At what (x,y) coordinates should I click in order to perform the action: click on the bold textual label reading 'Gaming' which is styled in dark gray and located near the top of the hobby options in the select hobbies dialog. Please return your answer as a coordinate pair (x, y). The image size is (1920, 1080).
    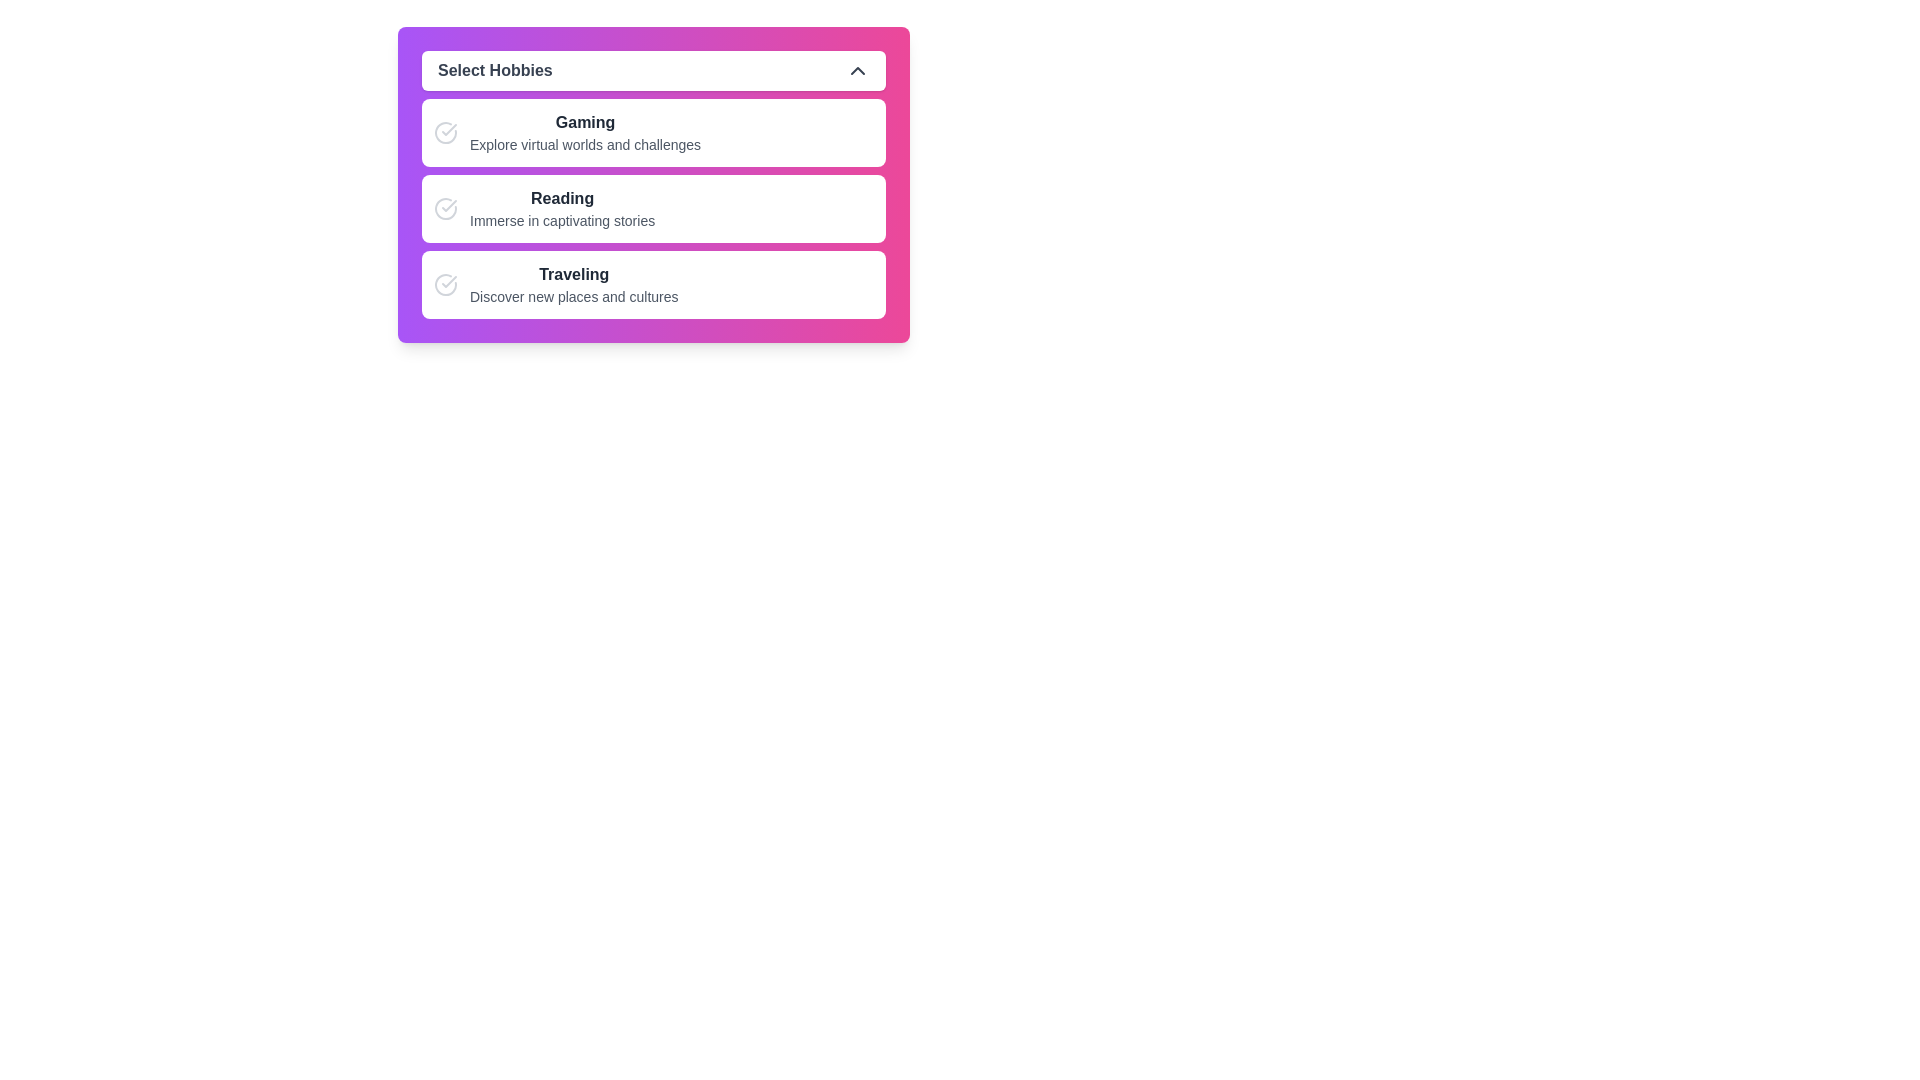
    Looking at the image, I should click on (584, 123).